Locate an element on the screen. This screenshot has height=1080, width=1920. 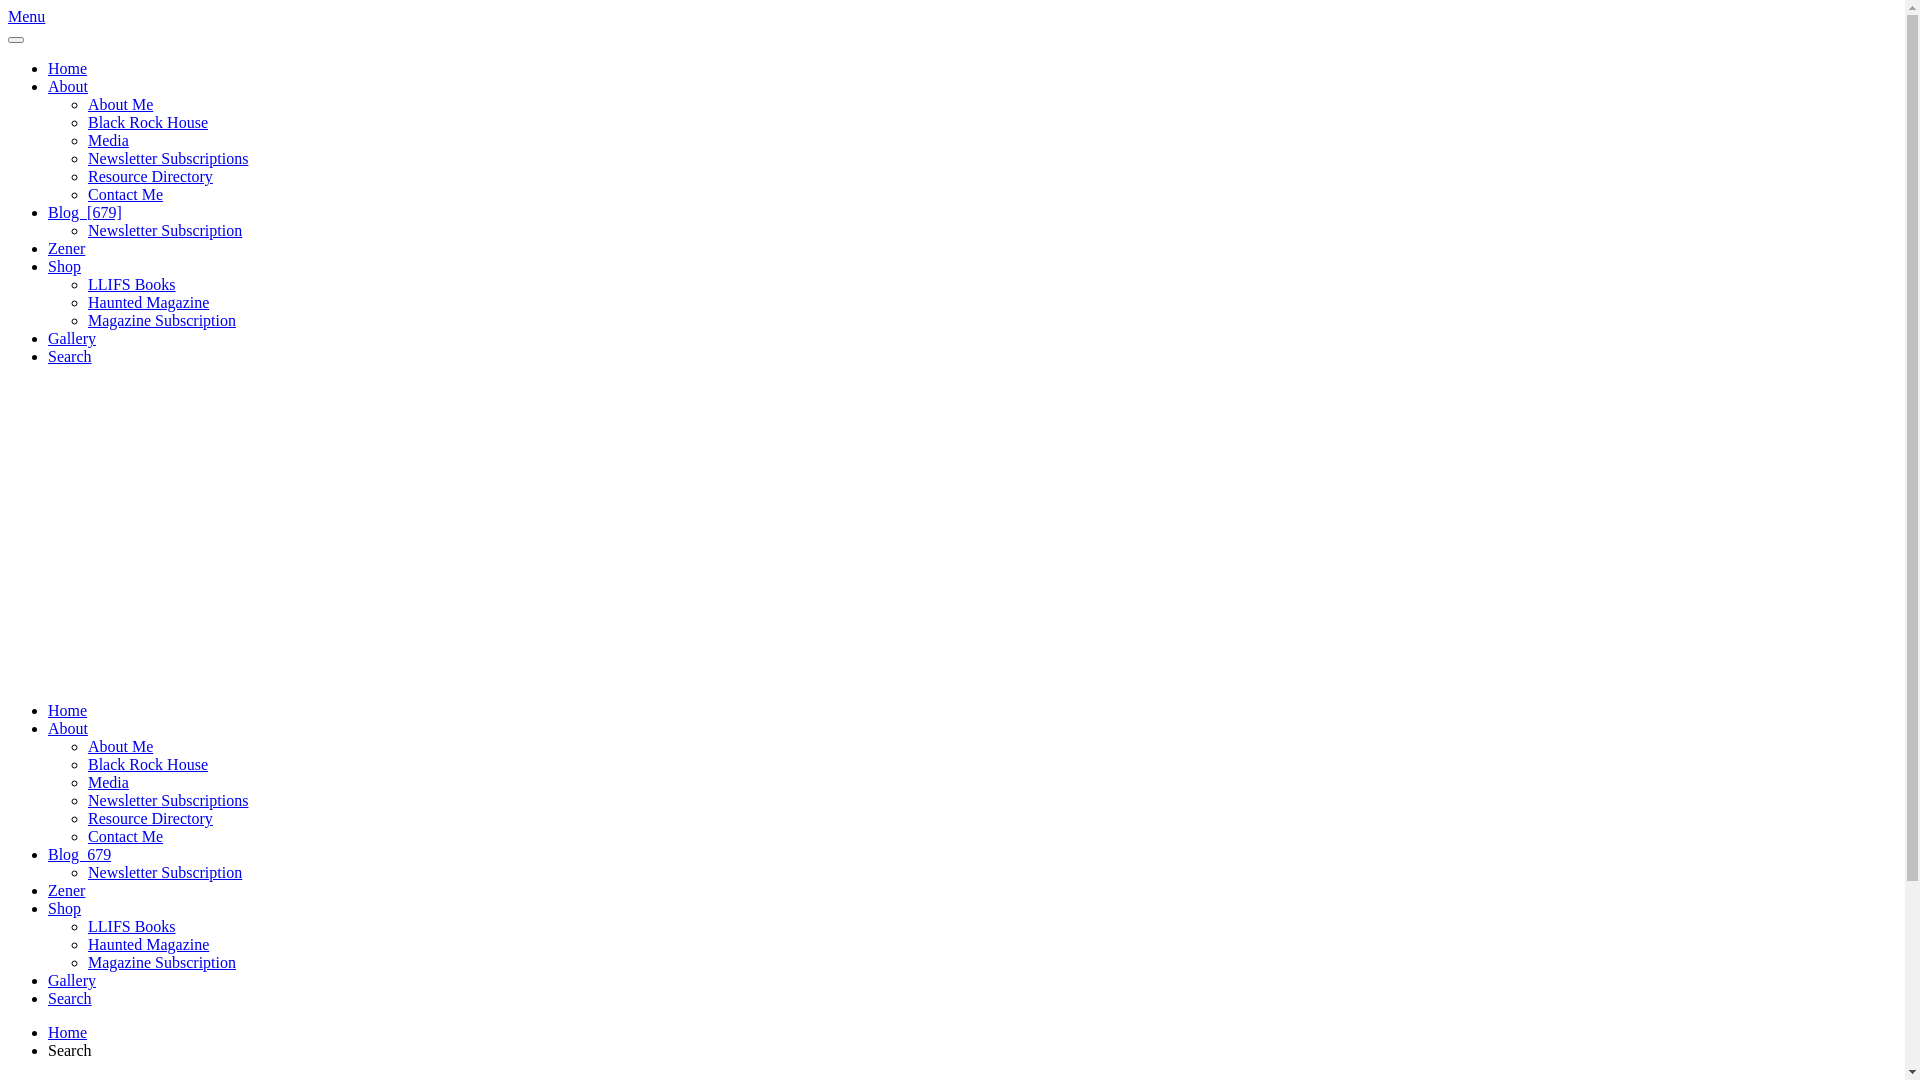
'Media' is located at coordinates (107, 781).